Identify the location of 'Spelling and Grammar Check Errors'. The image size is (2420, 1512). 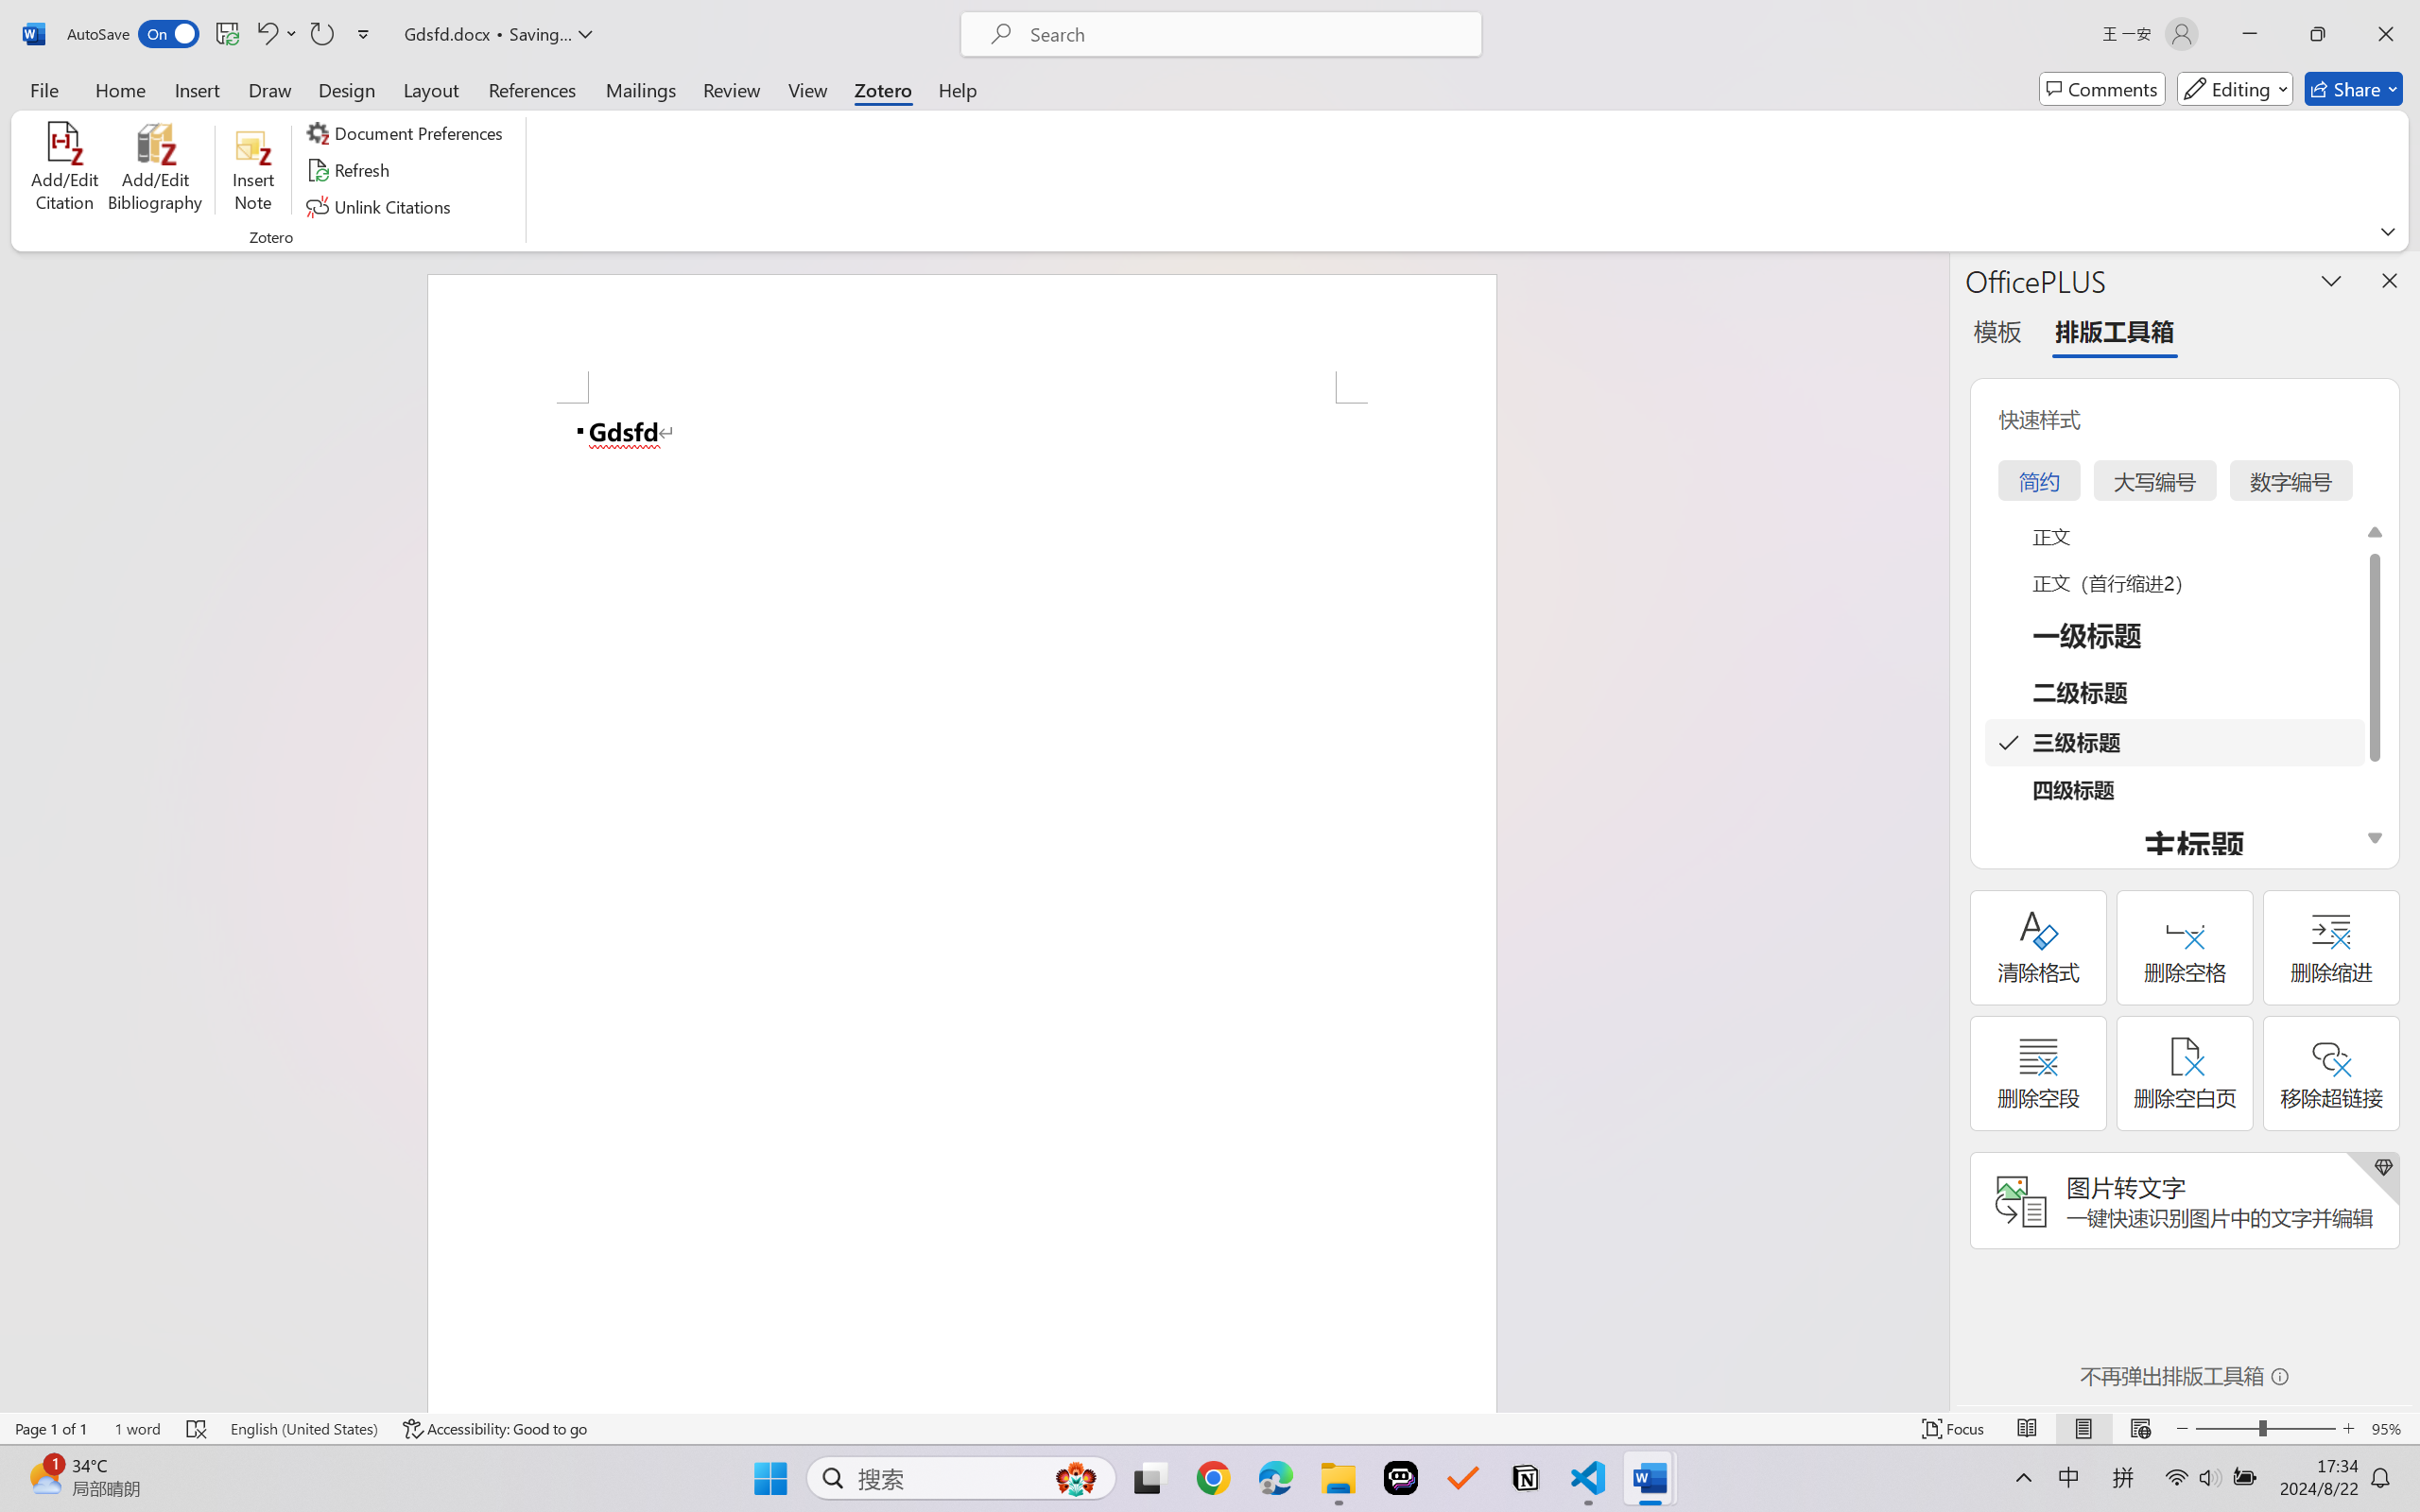
(197, 1428).